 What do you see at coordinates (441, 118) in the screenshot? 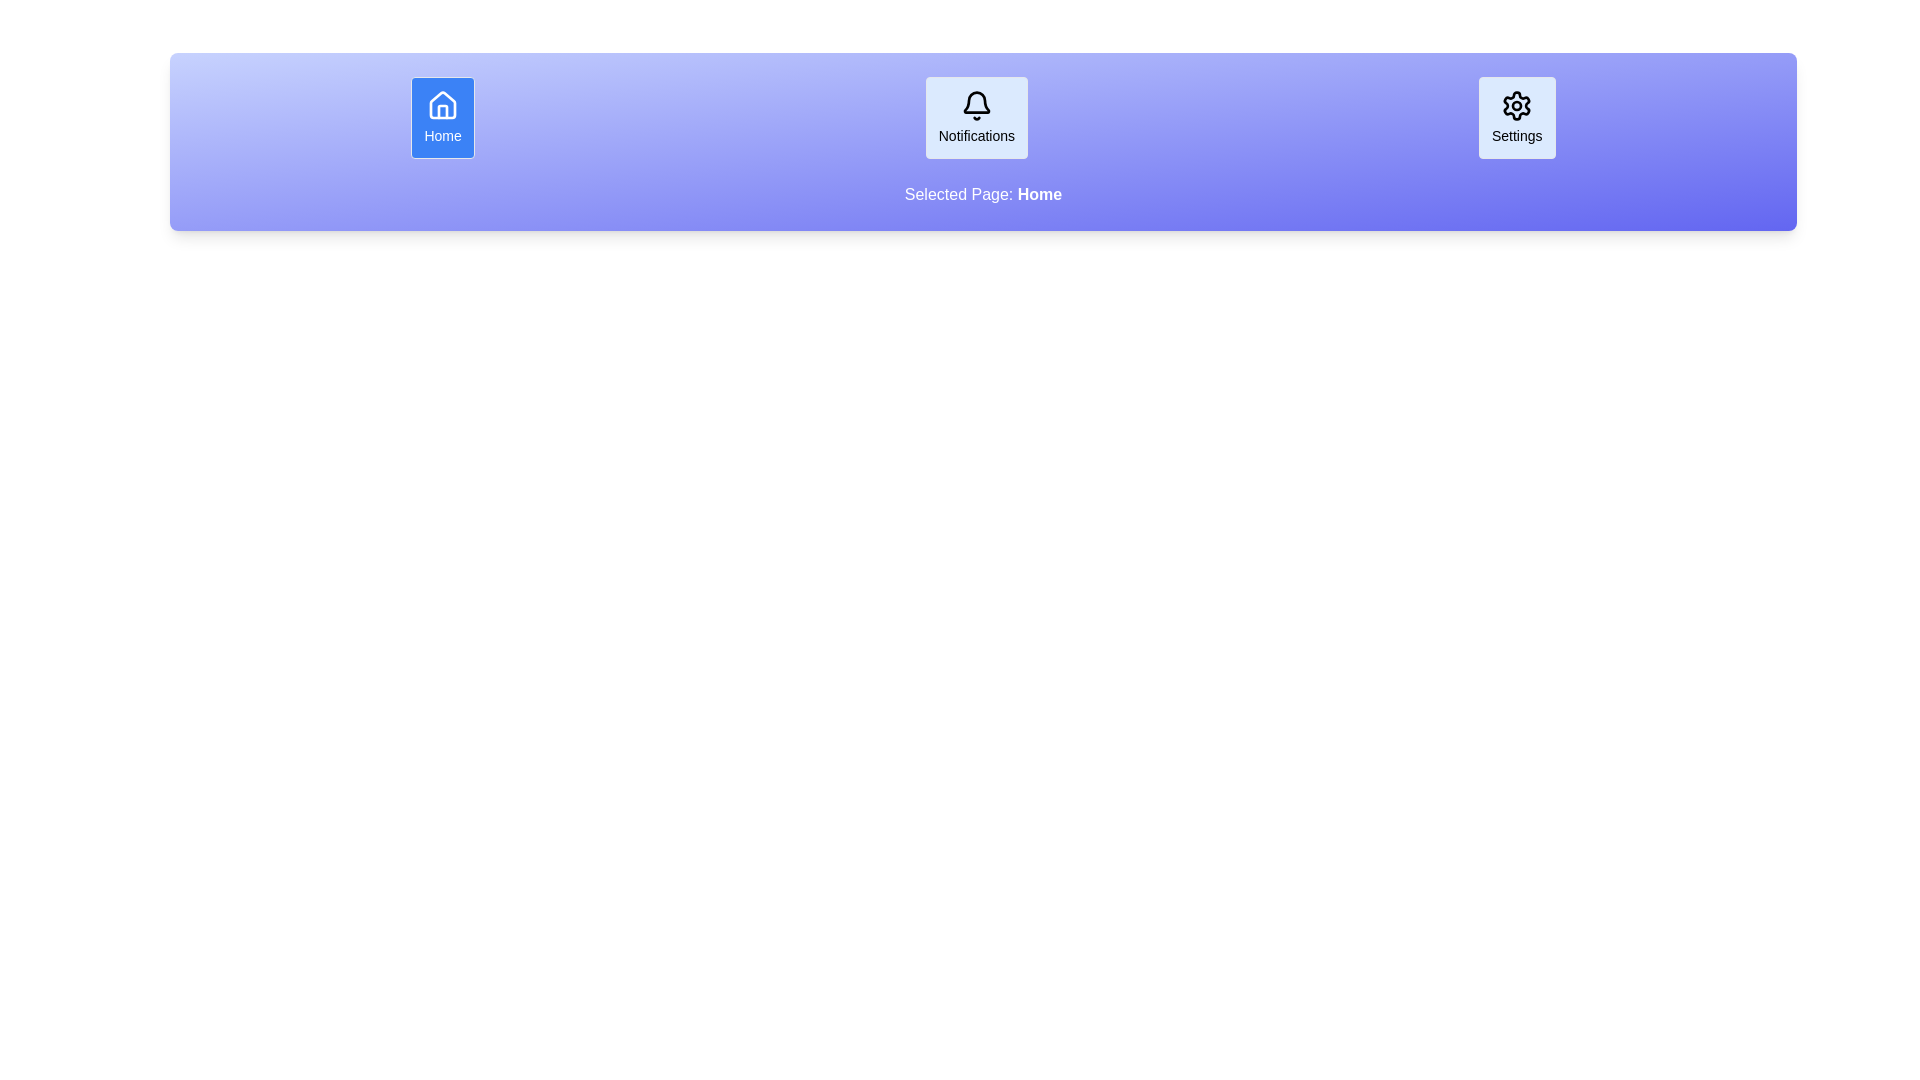
I see `the Home button to observe its hover effect` at bounding box center [441, 118].